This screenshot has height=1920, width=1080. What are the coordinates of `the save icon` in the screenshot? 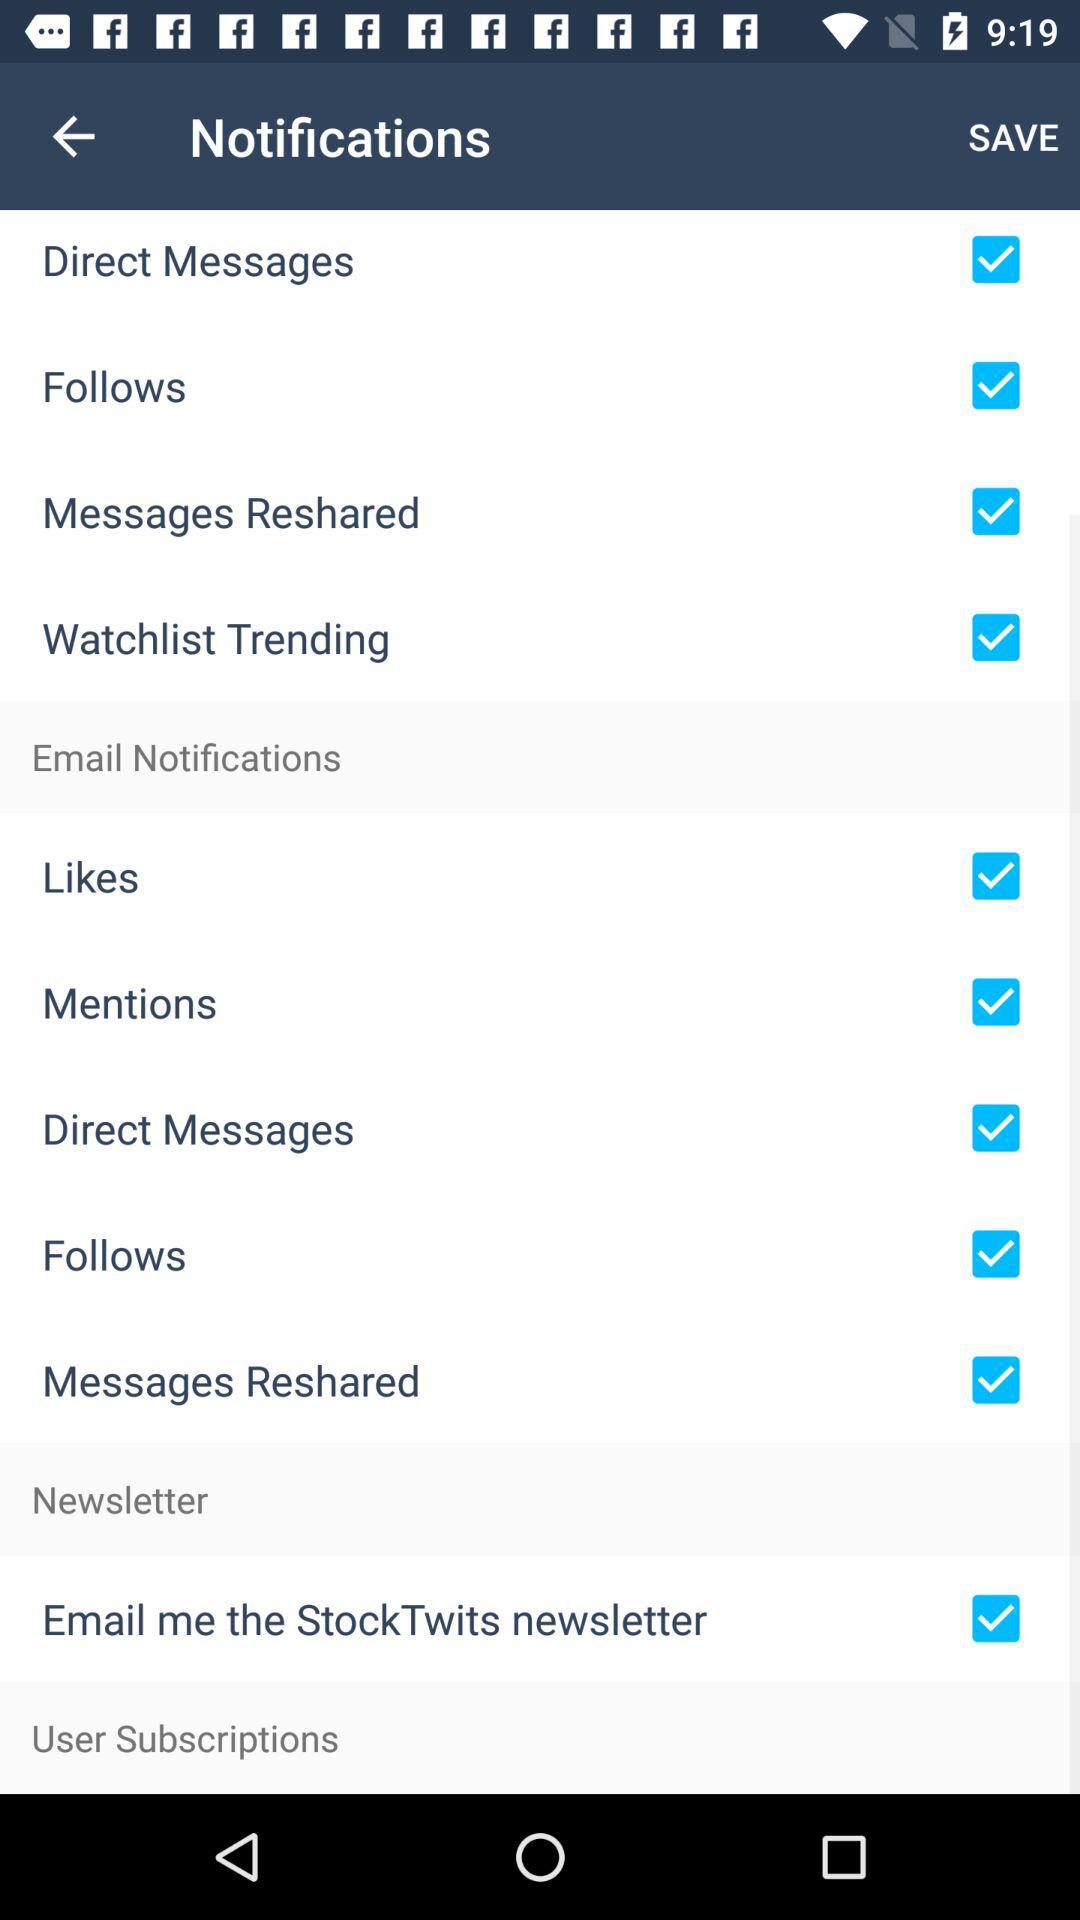 It's located at (1013, 135).